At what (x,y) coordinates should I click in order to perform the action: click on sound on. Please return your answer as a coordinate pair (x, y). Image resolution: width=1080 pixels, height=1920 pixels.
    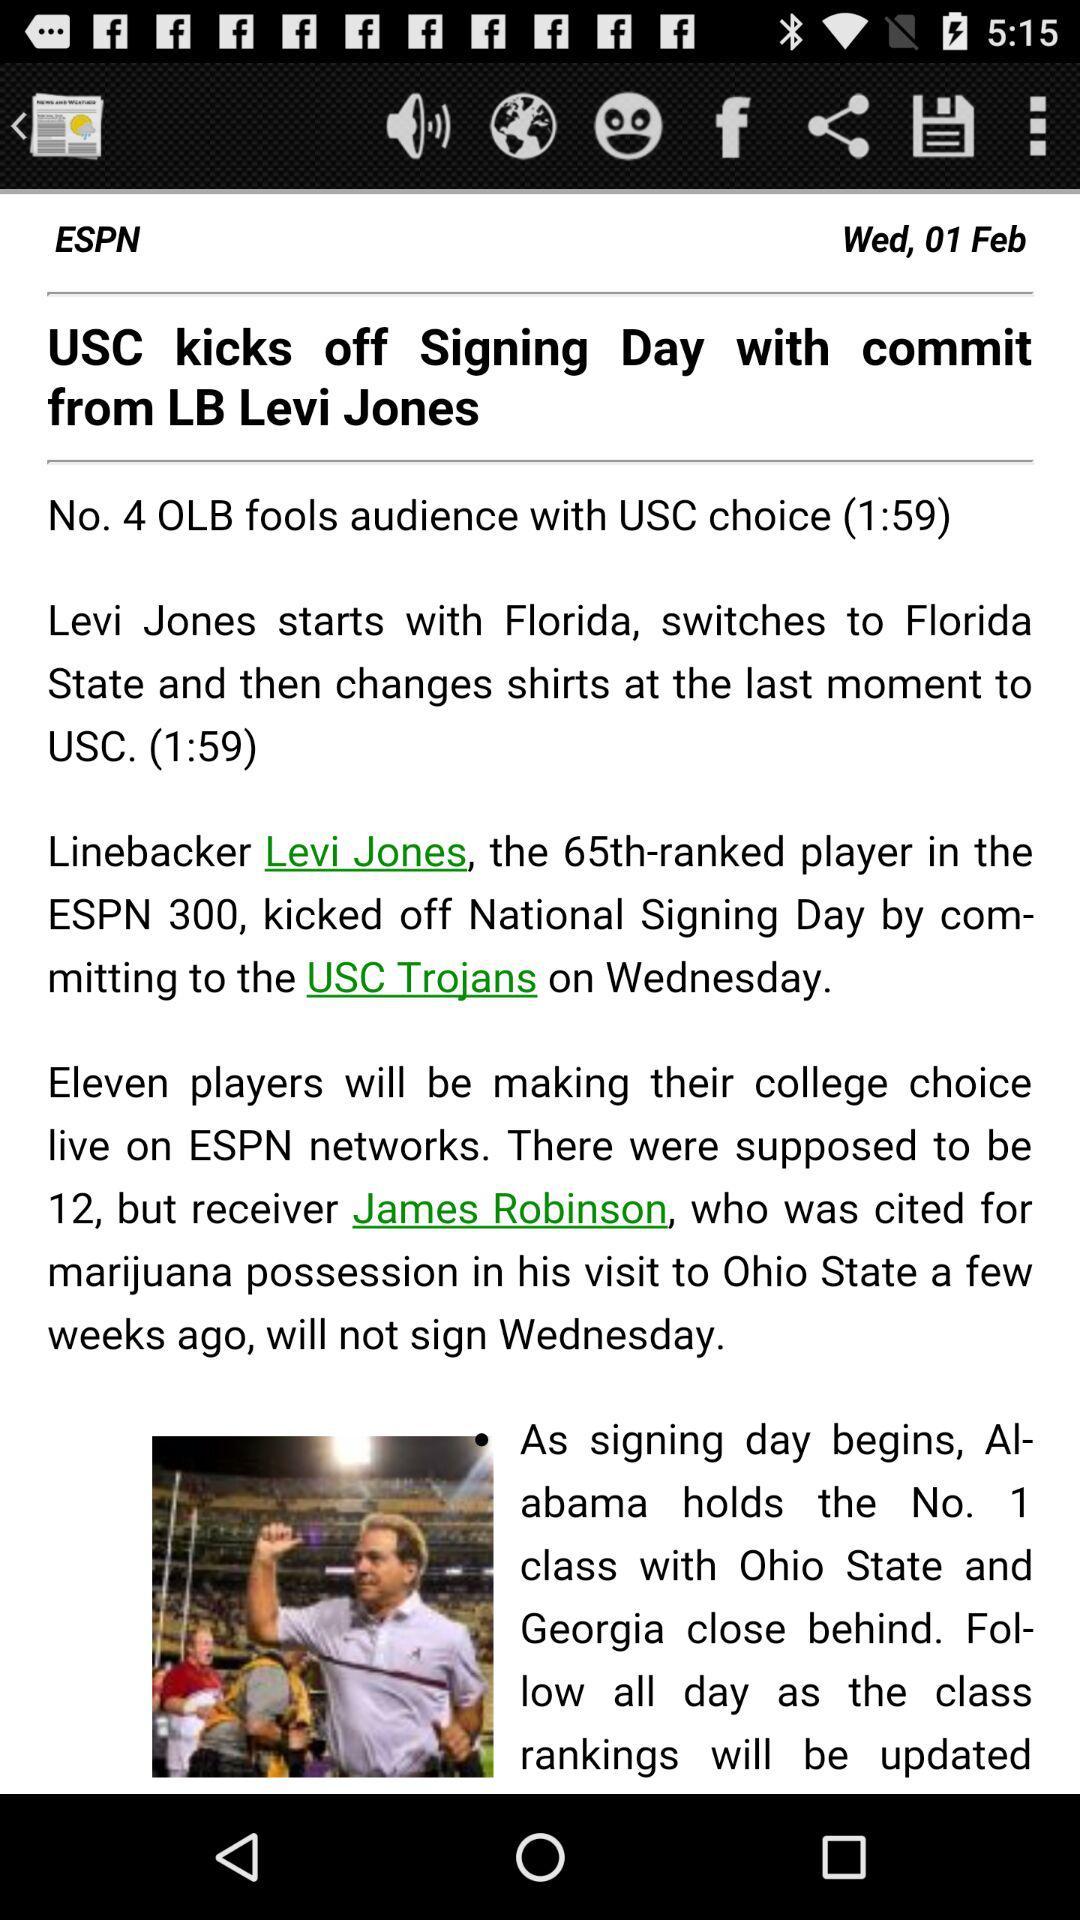
    Looking at the image, I should click on (417, 124).